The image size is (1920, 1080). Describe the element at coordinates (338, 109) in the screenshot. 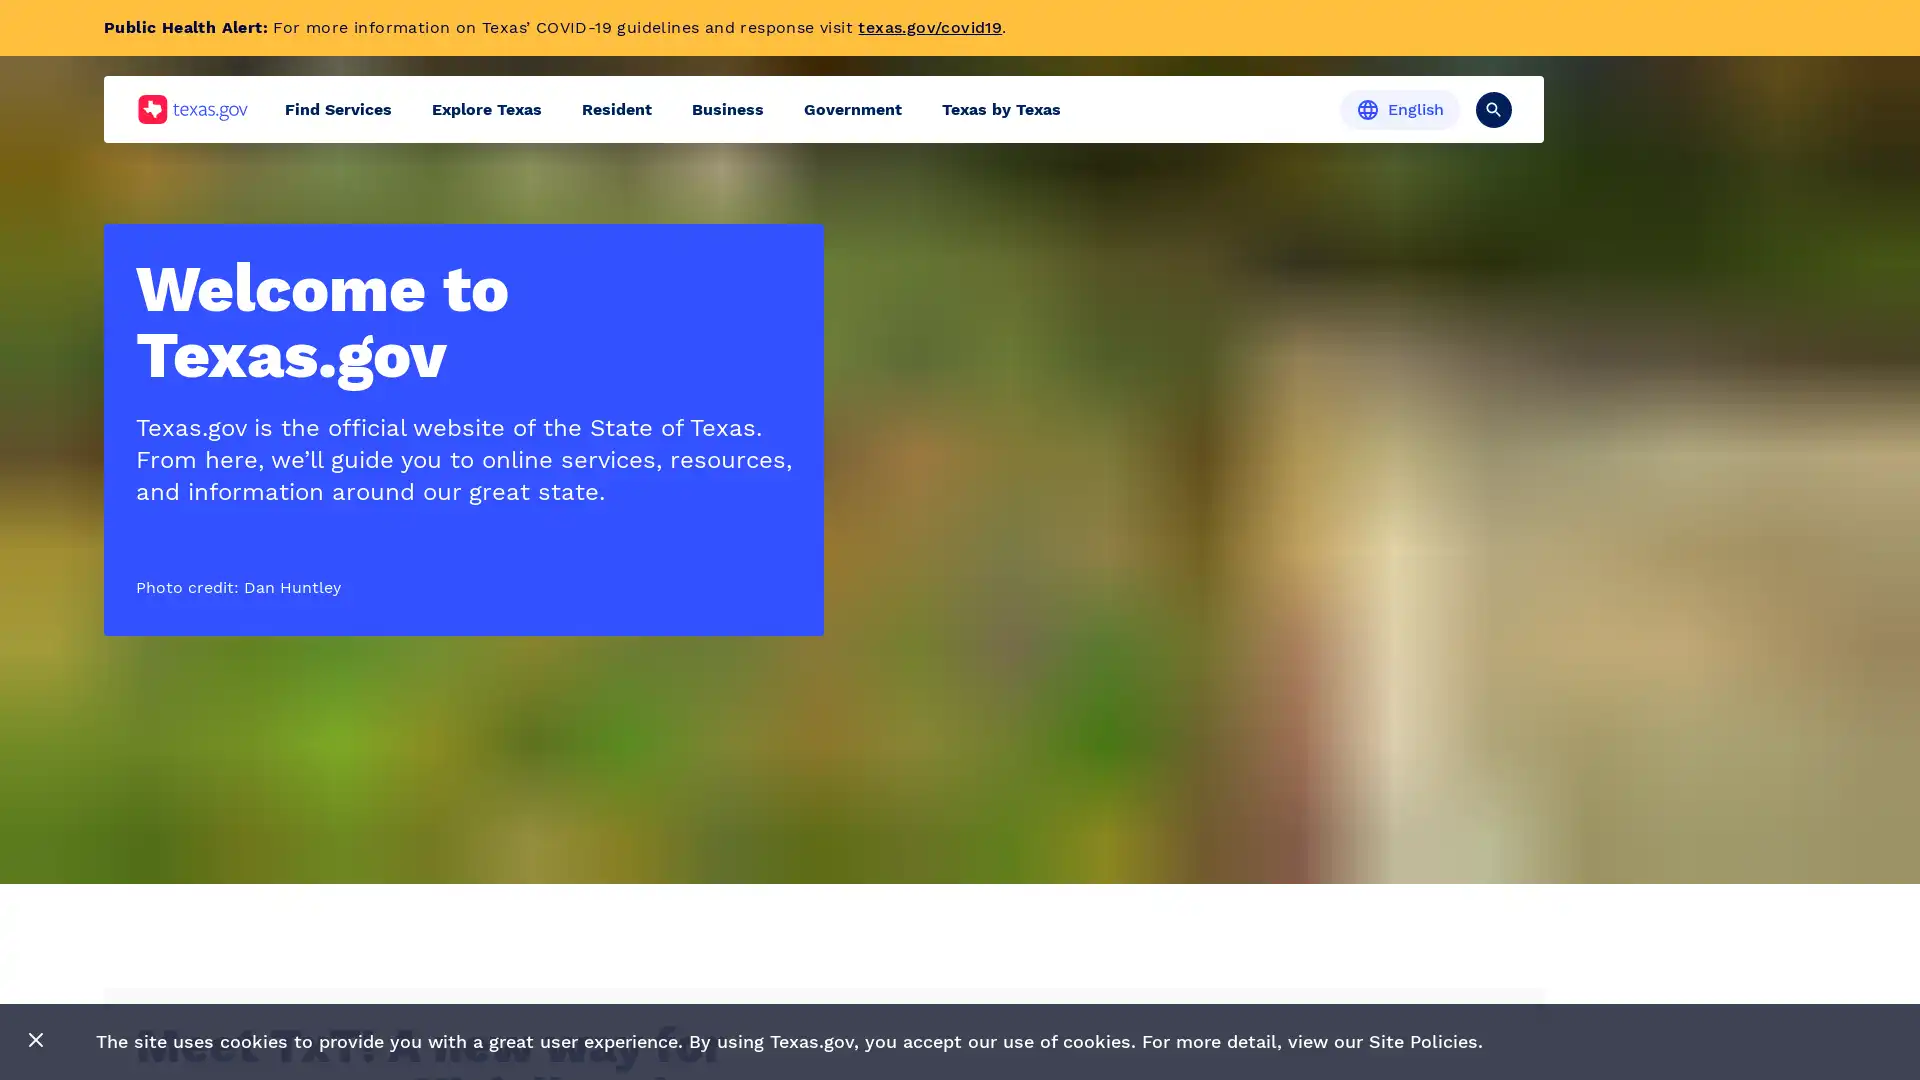

I see `Find Services` at that location.